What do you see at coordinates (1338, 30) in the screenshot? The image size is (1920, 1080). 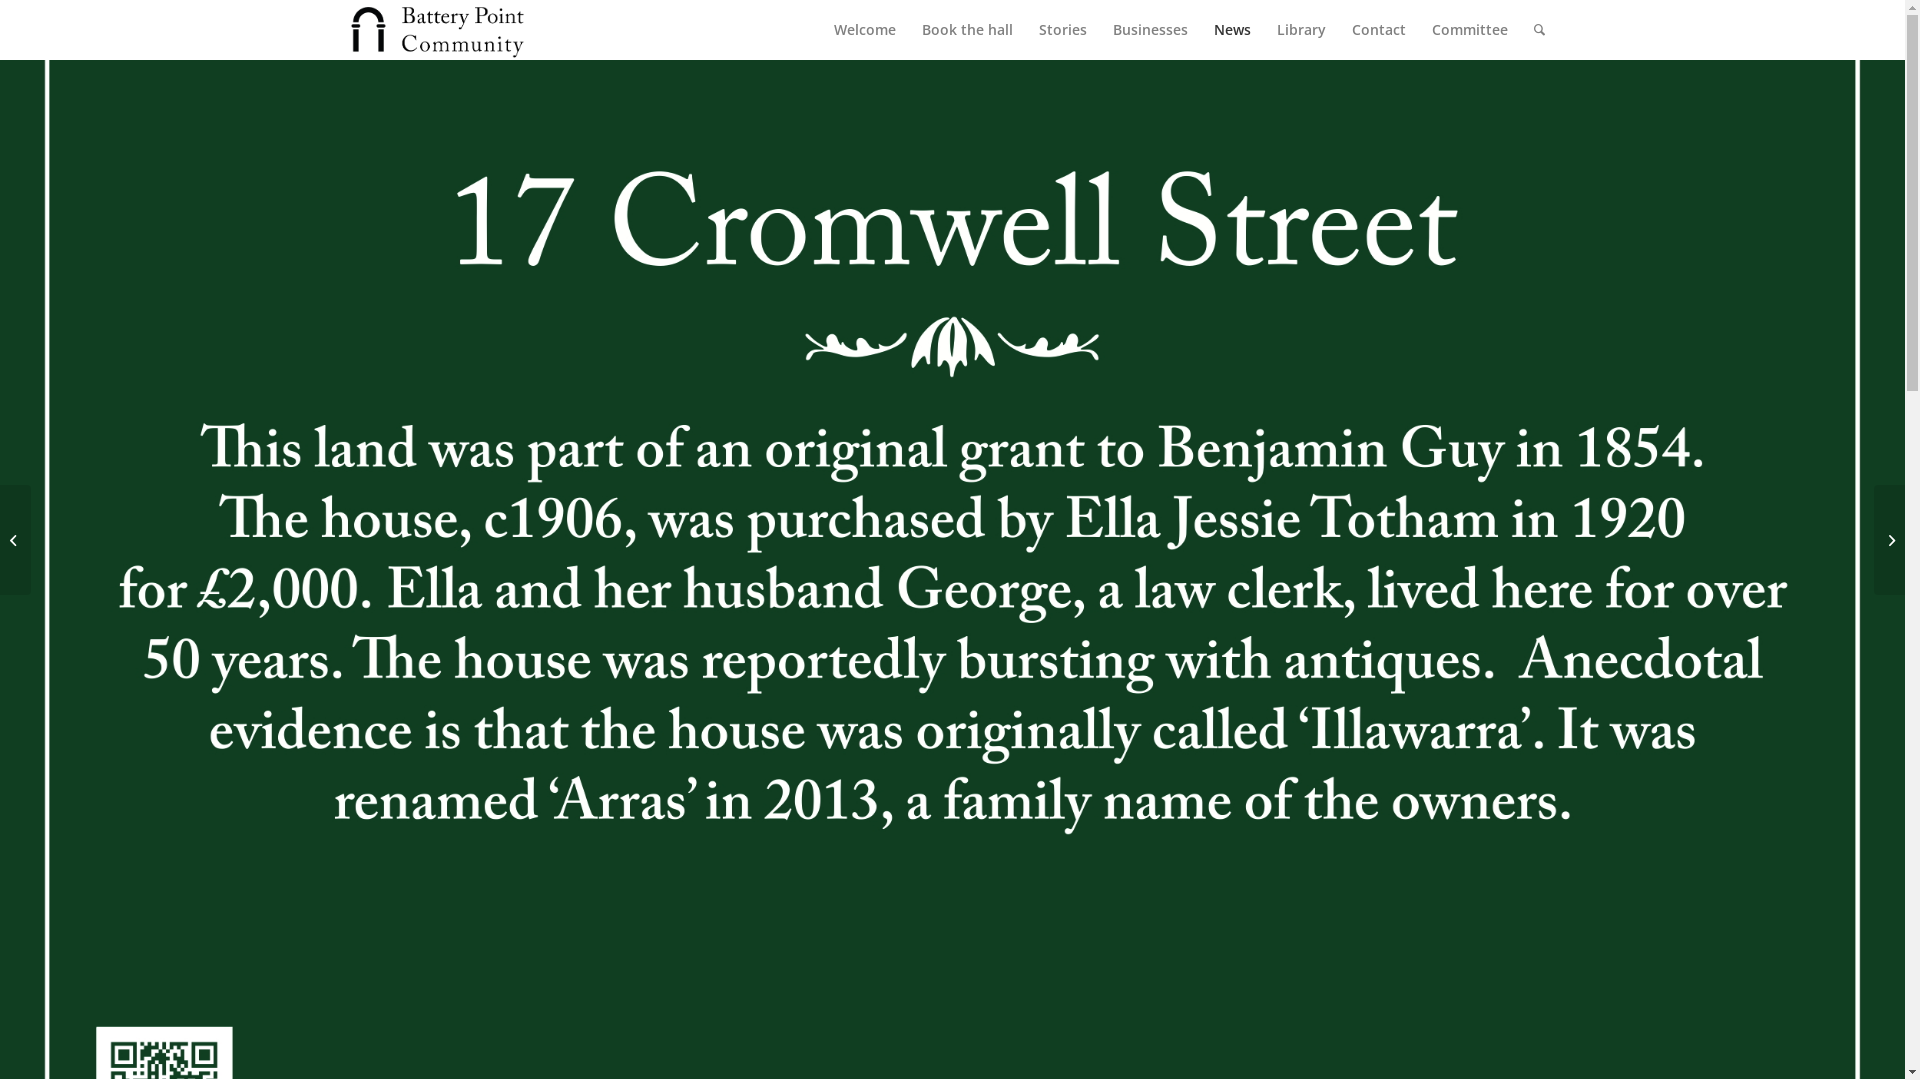 I see `'Contact'` at bounding box center [1338, 30].